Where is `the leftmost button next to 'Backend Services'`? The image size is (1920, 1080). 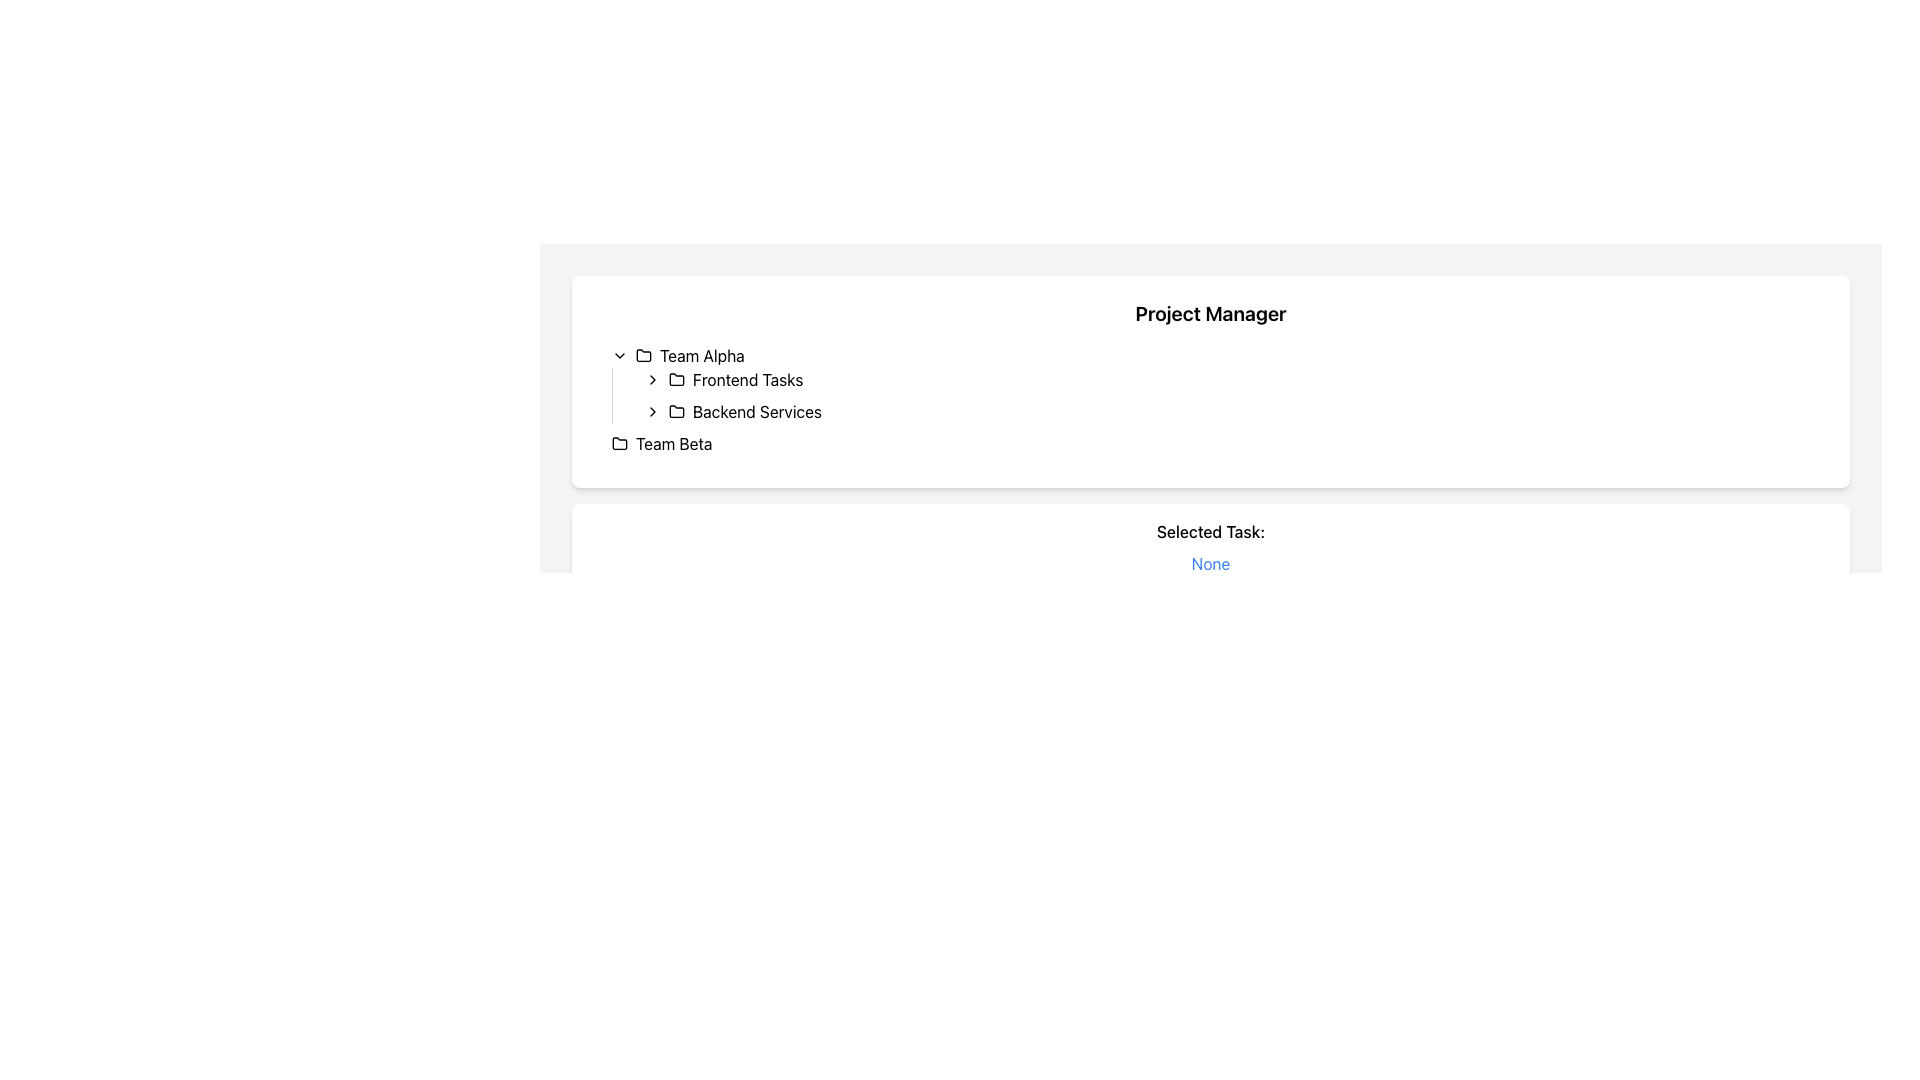 the leftmost button next to 'Backend Services' is located at coordinates (652, 411).